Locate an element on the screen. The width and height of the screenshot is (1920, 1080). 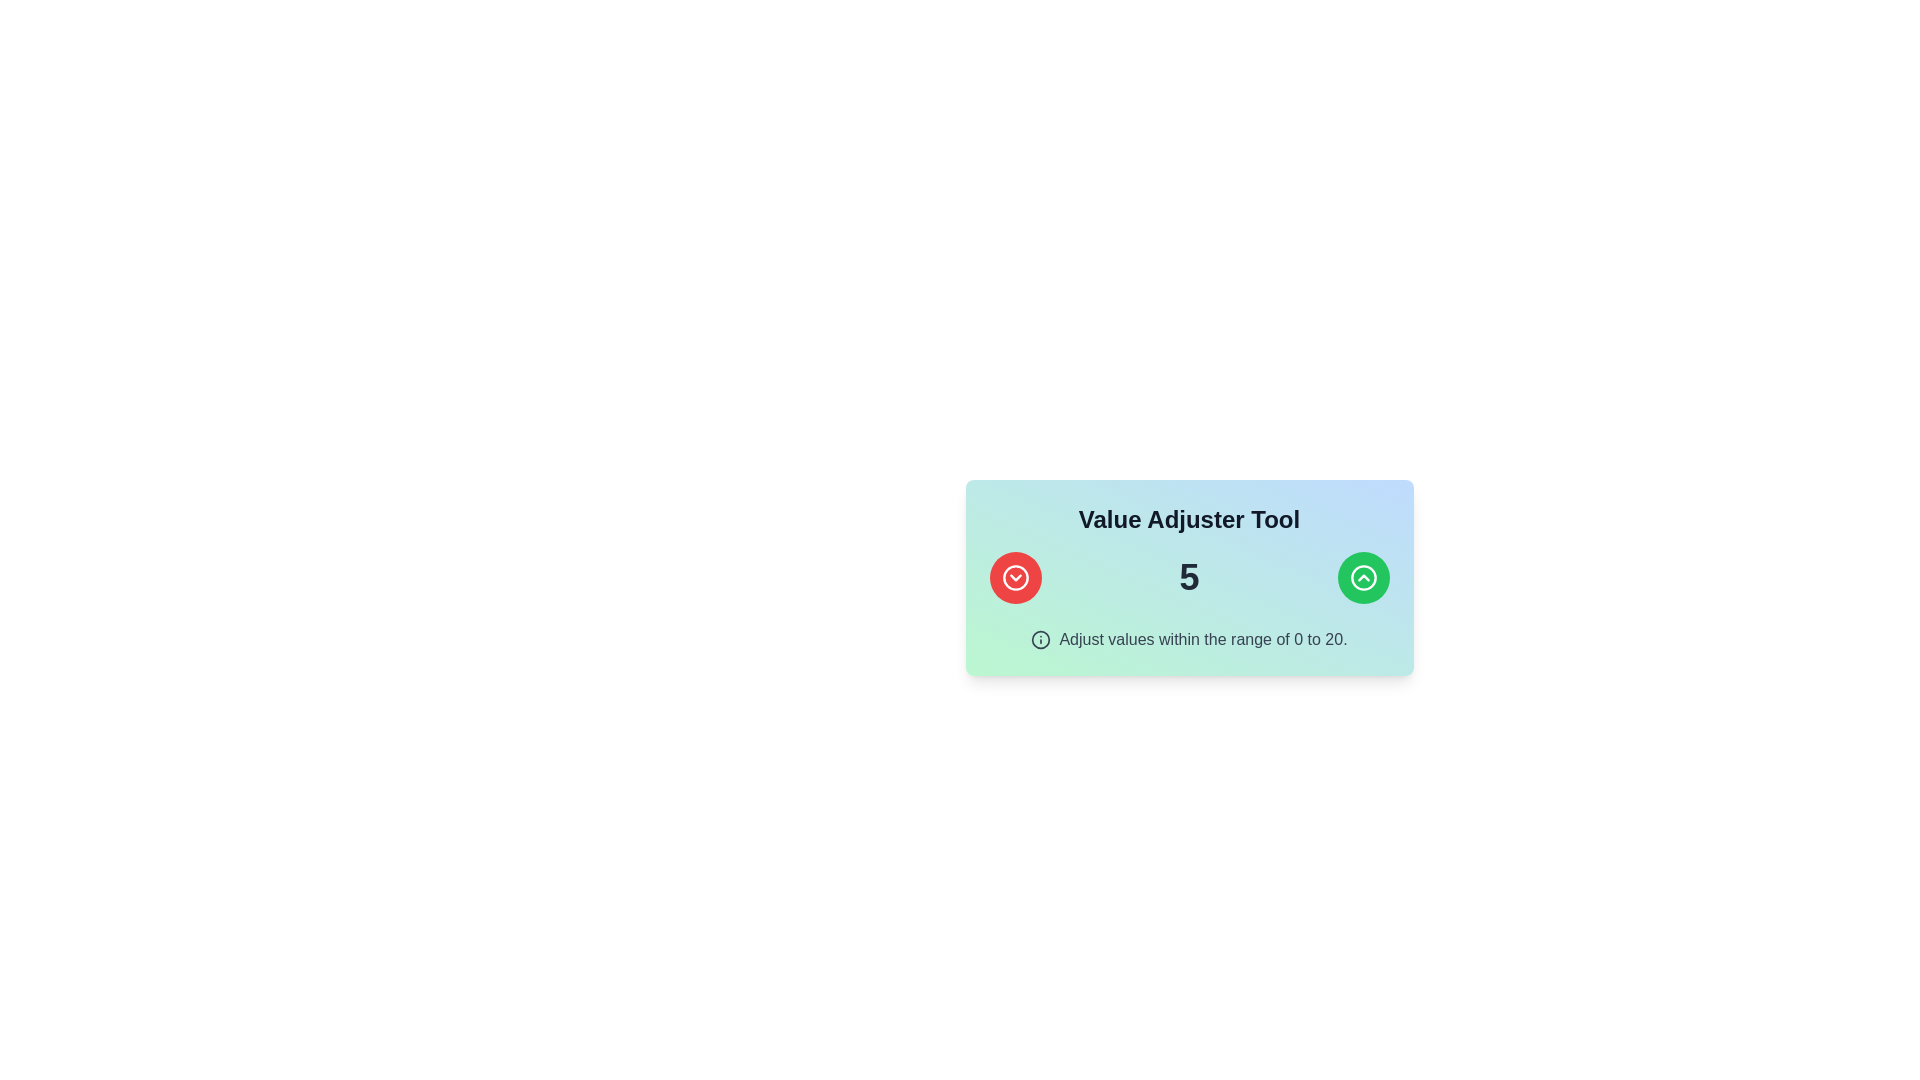
the muted gray text label that reads 'Adjust values within the range of 0 to 20.' located at the bottom of the 'Value Adjuster Tool' card is located at coordinates (1189, 640).